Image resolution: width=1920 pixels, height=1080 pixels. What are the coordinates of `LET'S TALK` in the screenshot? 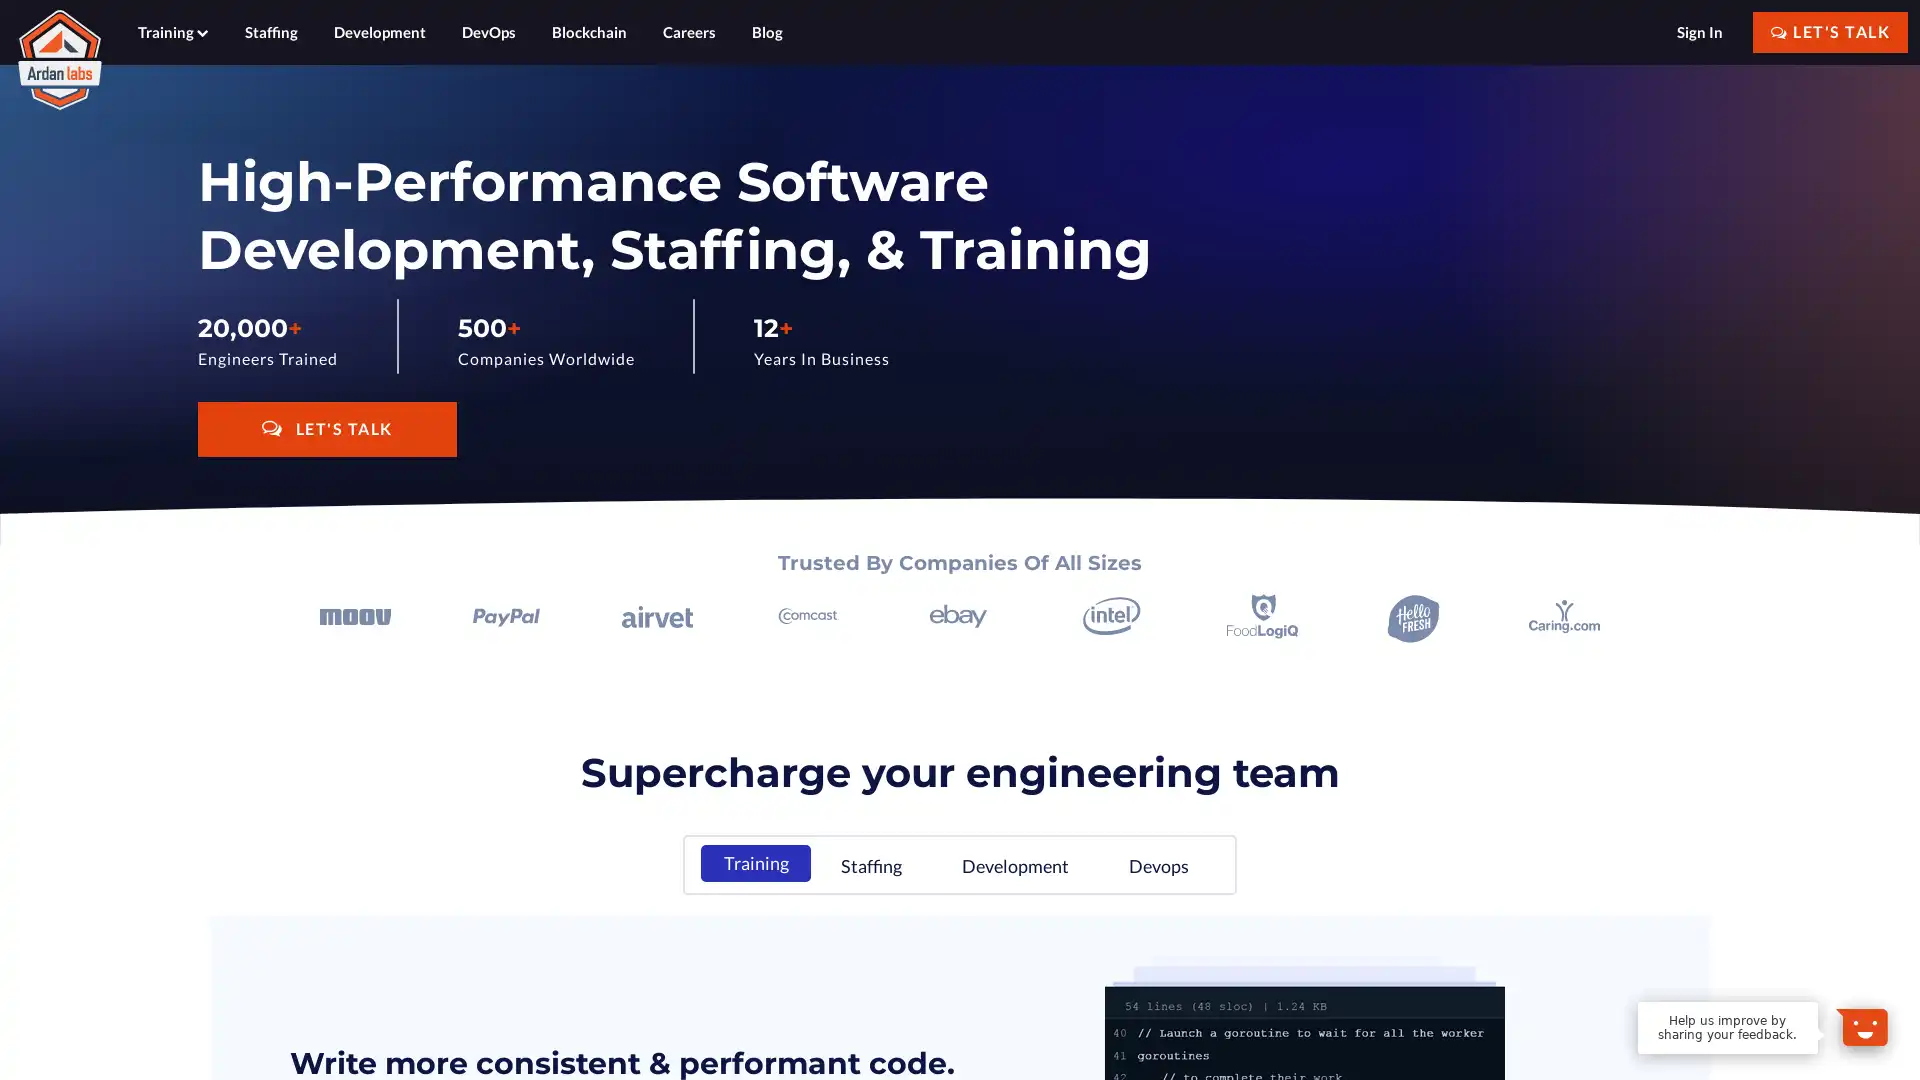 It's located at (326, 428).